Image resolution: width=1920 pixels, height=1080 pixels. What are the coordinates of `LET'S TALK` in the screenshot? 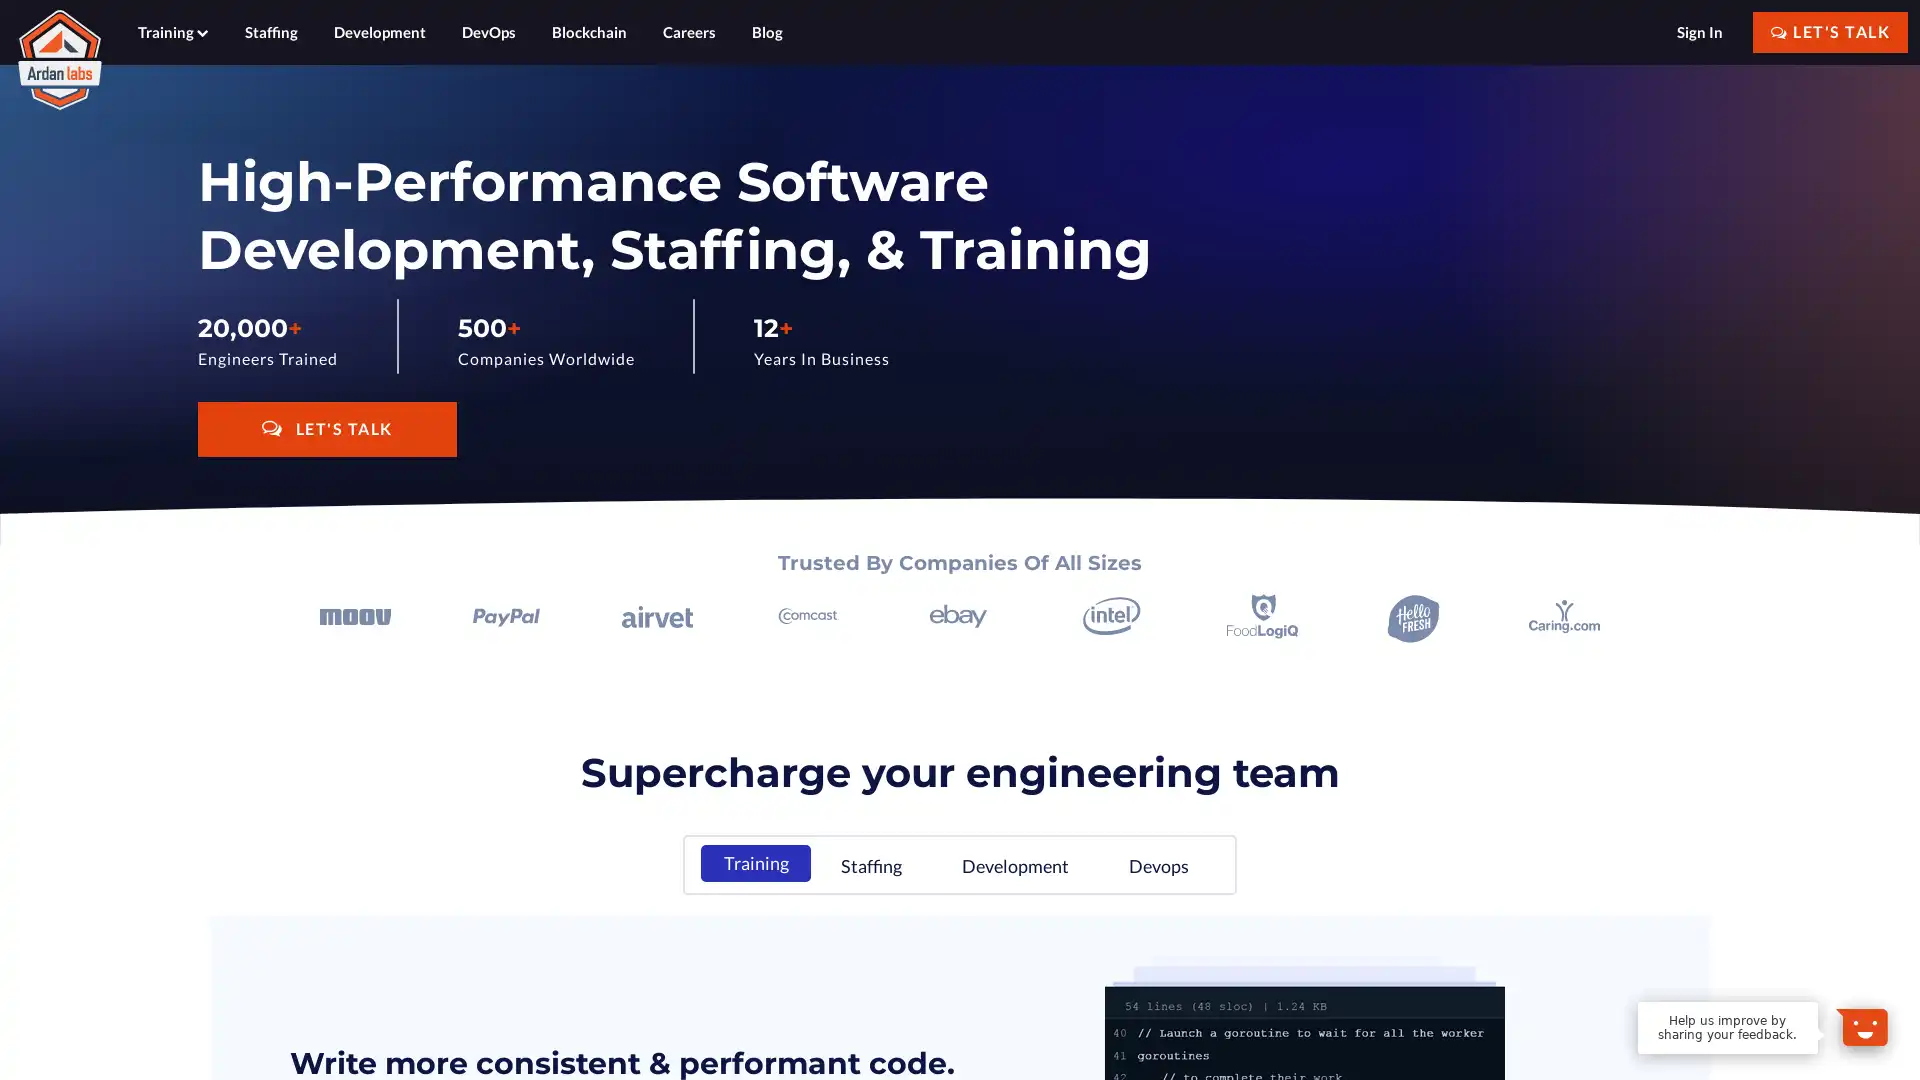 It's located at (326, 428).